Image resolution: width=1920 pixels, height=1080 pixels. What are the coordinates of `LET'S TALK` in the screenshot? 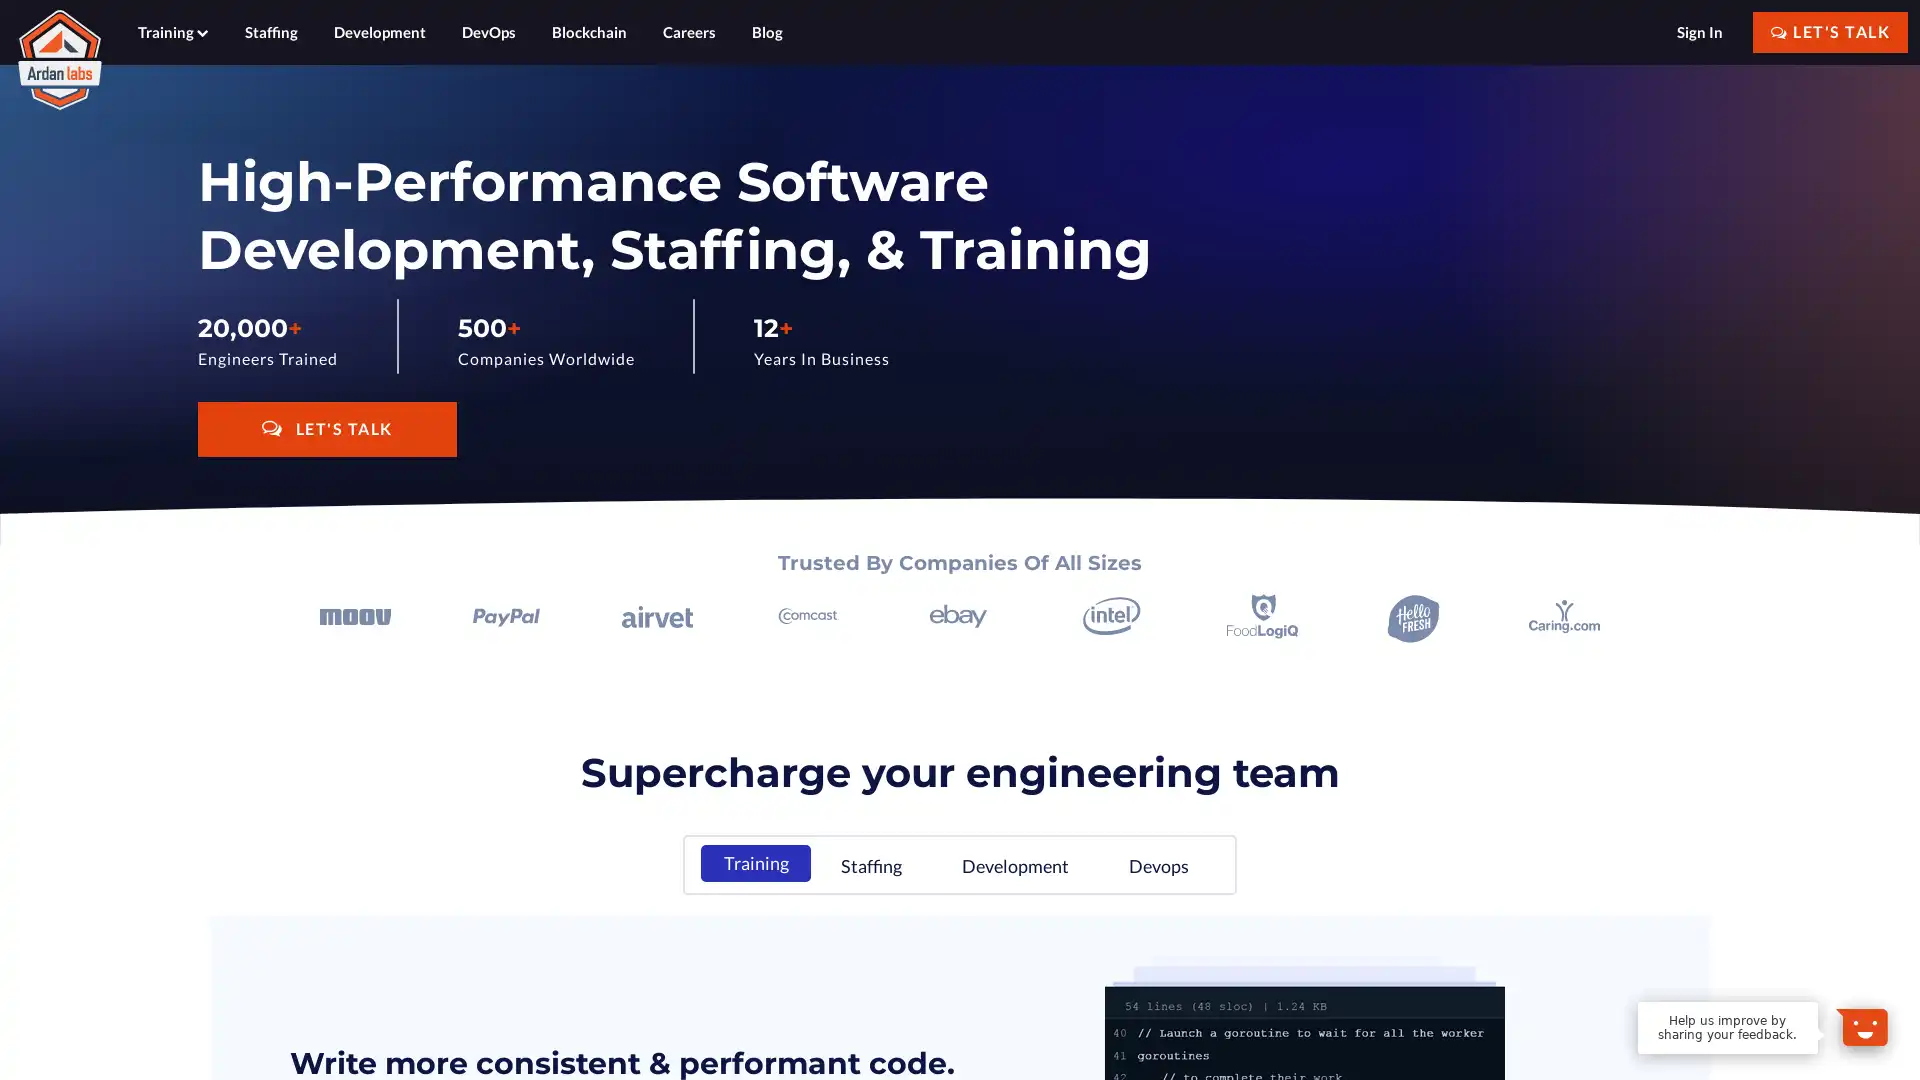 It's located at (326, 428).